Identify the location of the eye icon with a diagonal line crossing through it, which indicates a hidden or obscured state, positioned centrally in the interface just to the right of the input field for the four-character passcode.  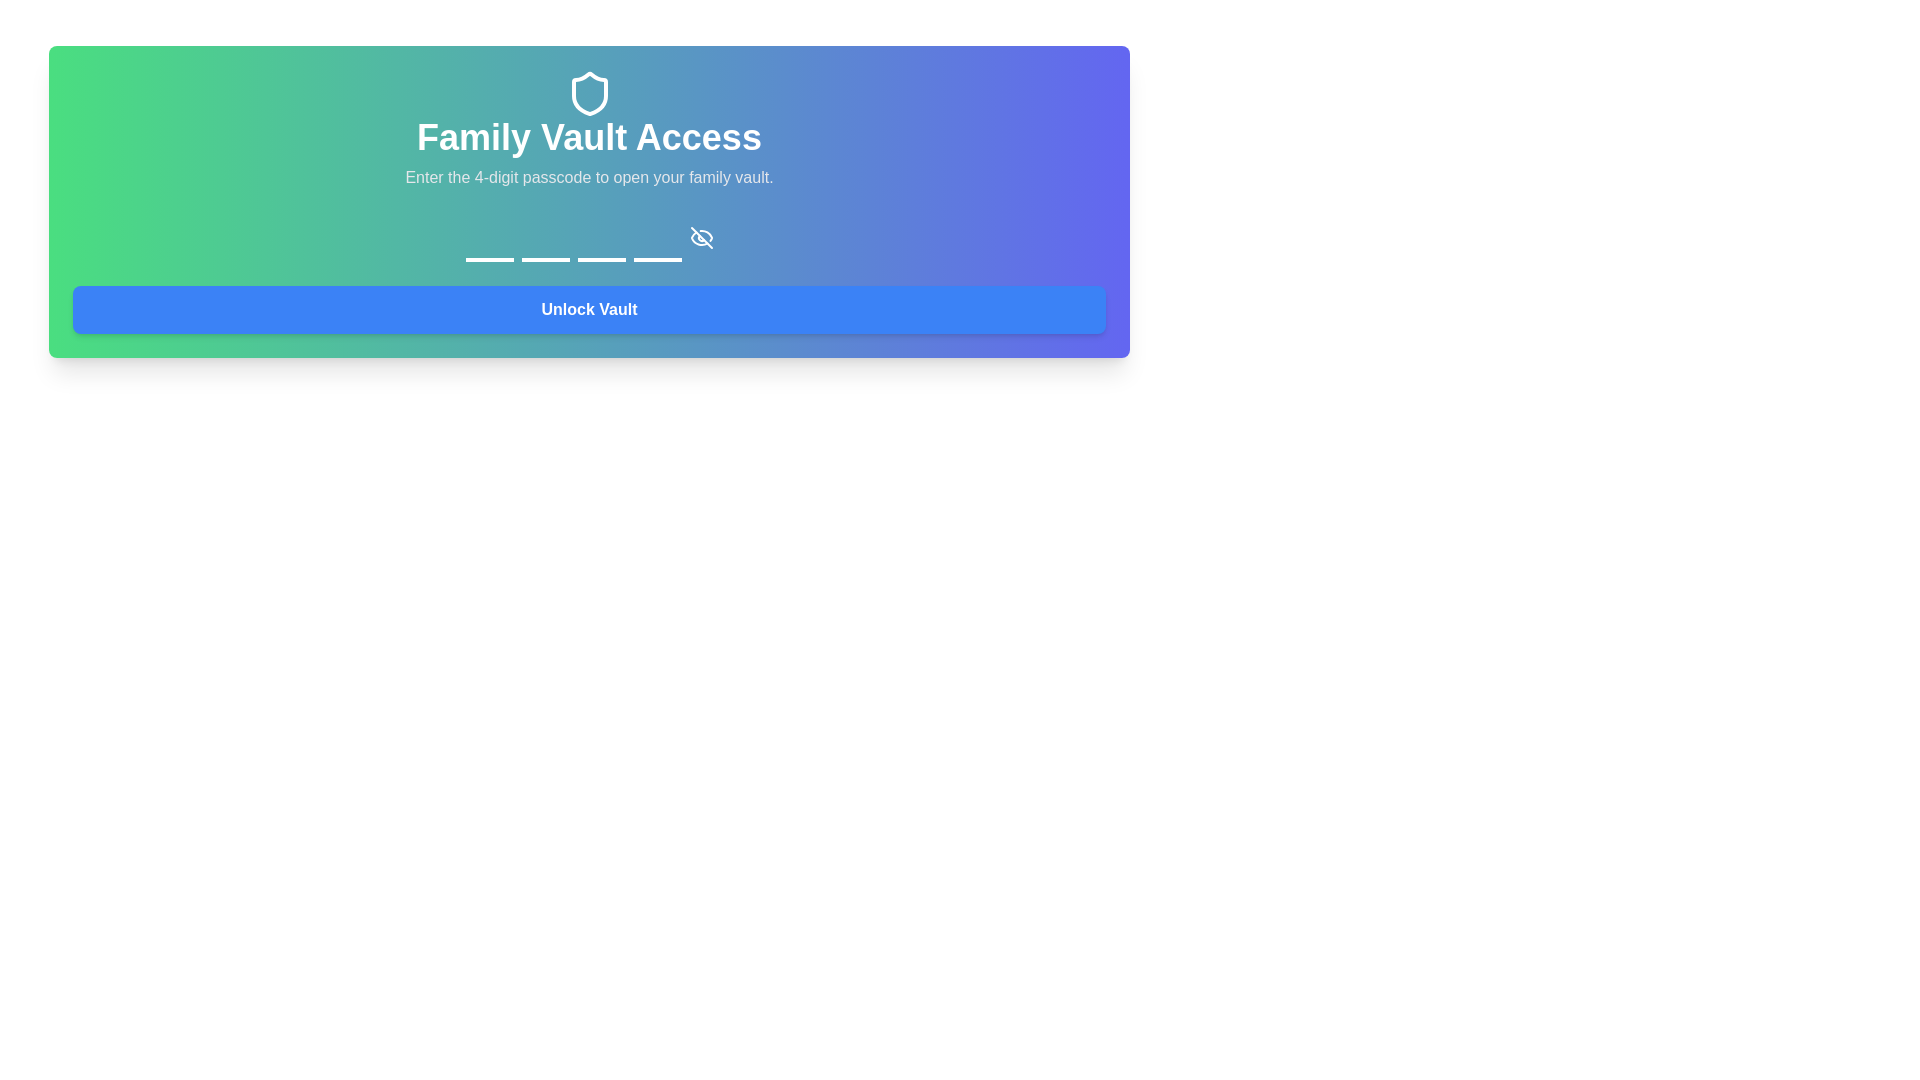
(701, 237).